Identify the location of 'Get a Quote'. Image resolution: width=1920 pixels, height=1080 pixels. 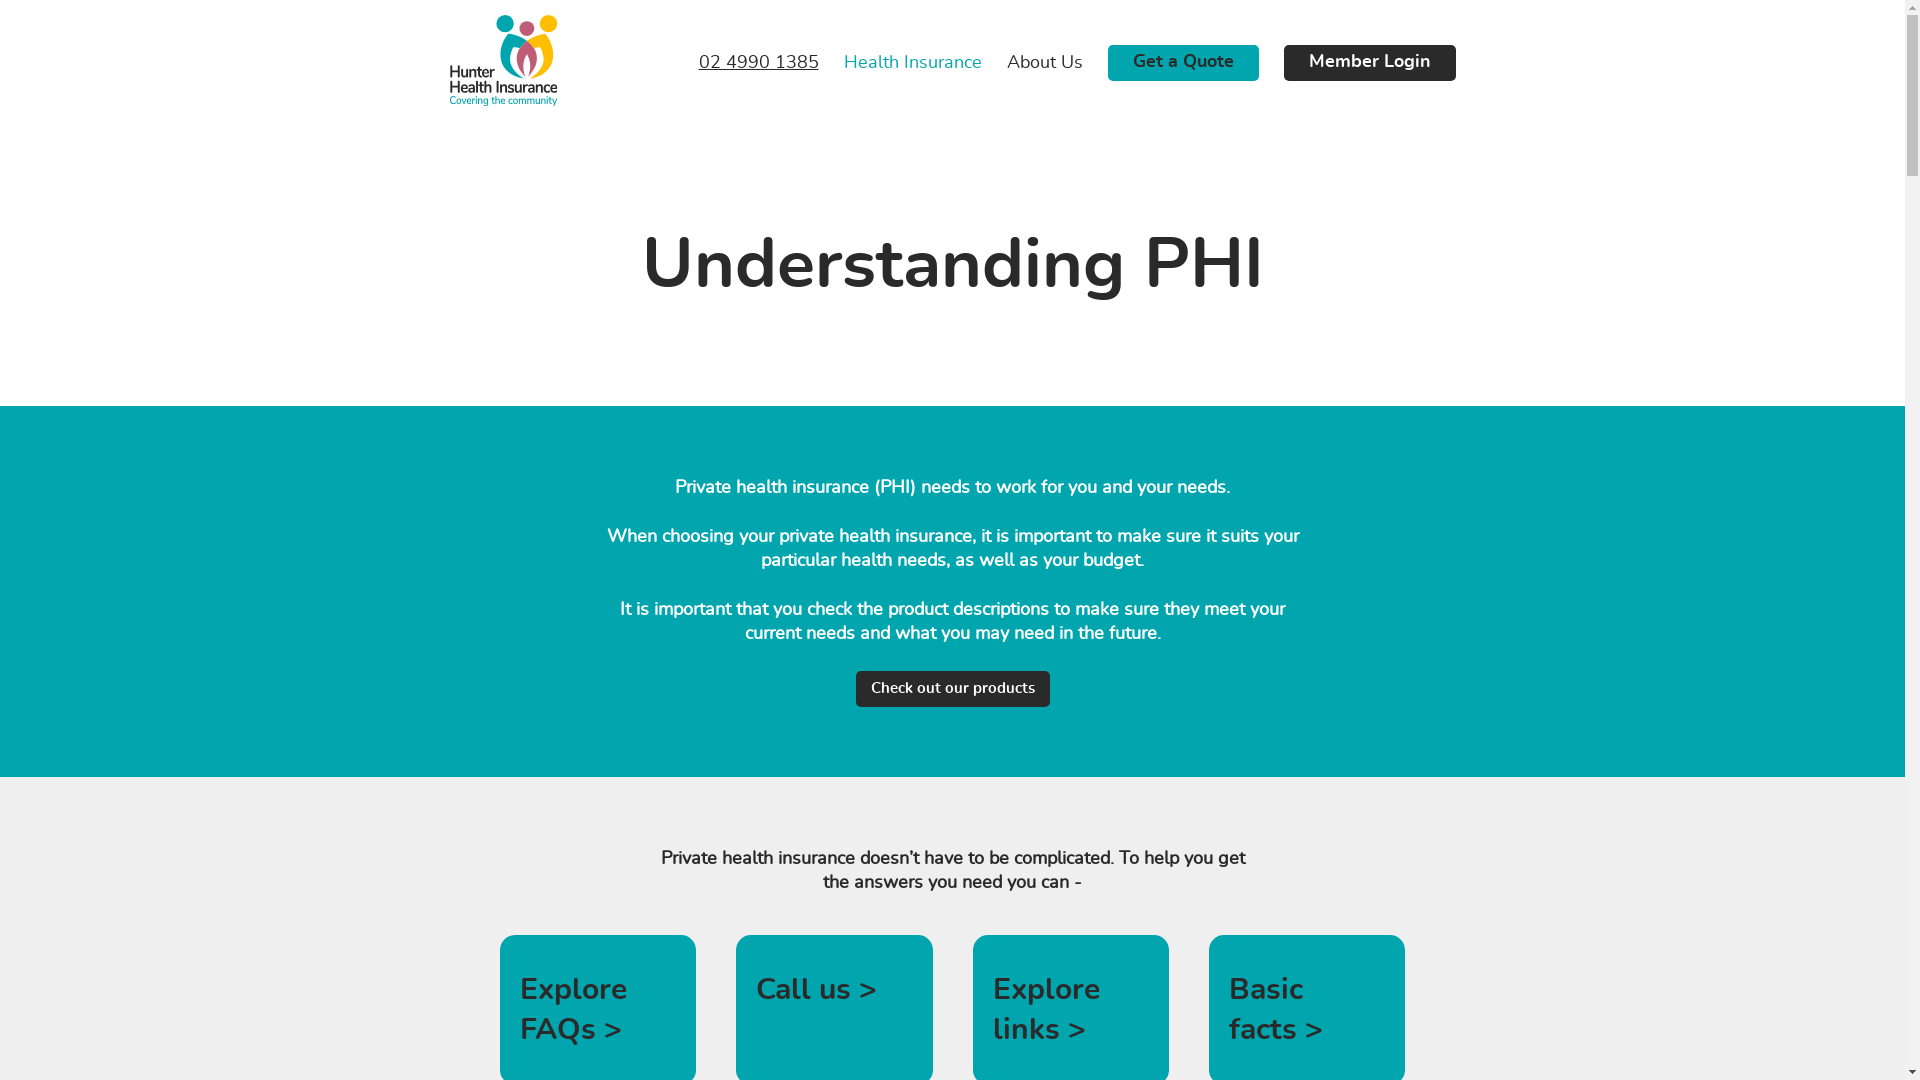
(1107, 60).